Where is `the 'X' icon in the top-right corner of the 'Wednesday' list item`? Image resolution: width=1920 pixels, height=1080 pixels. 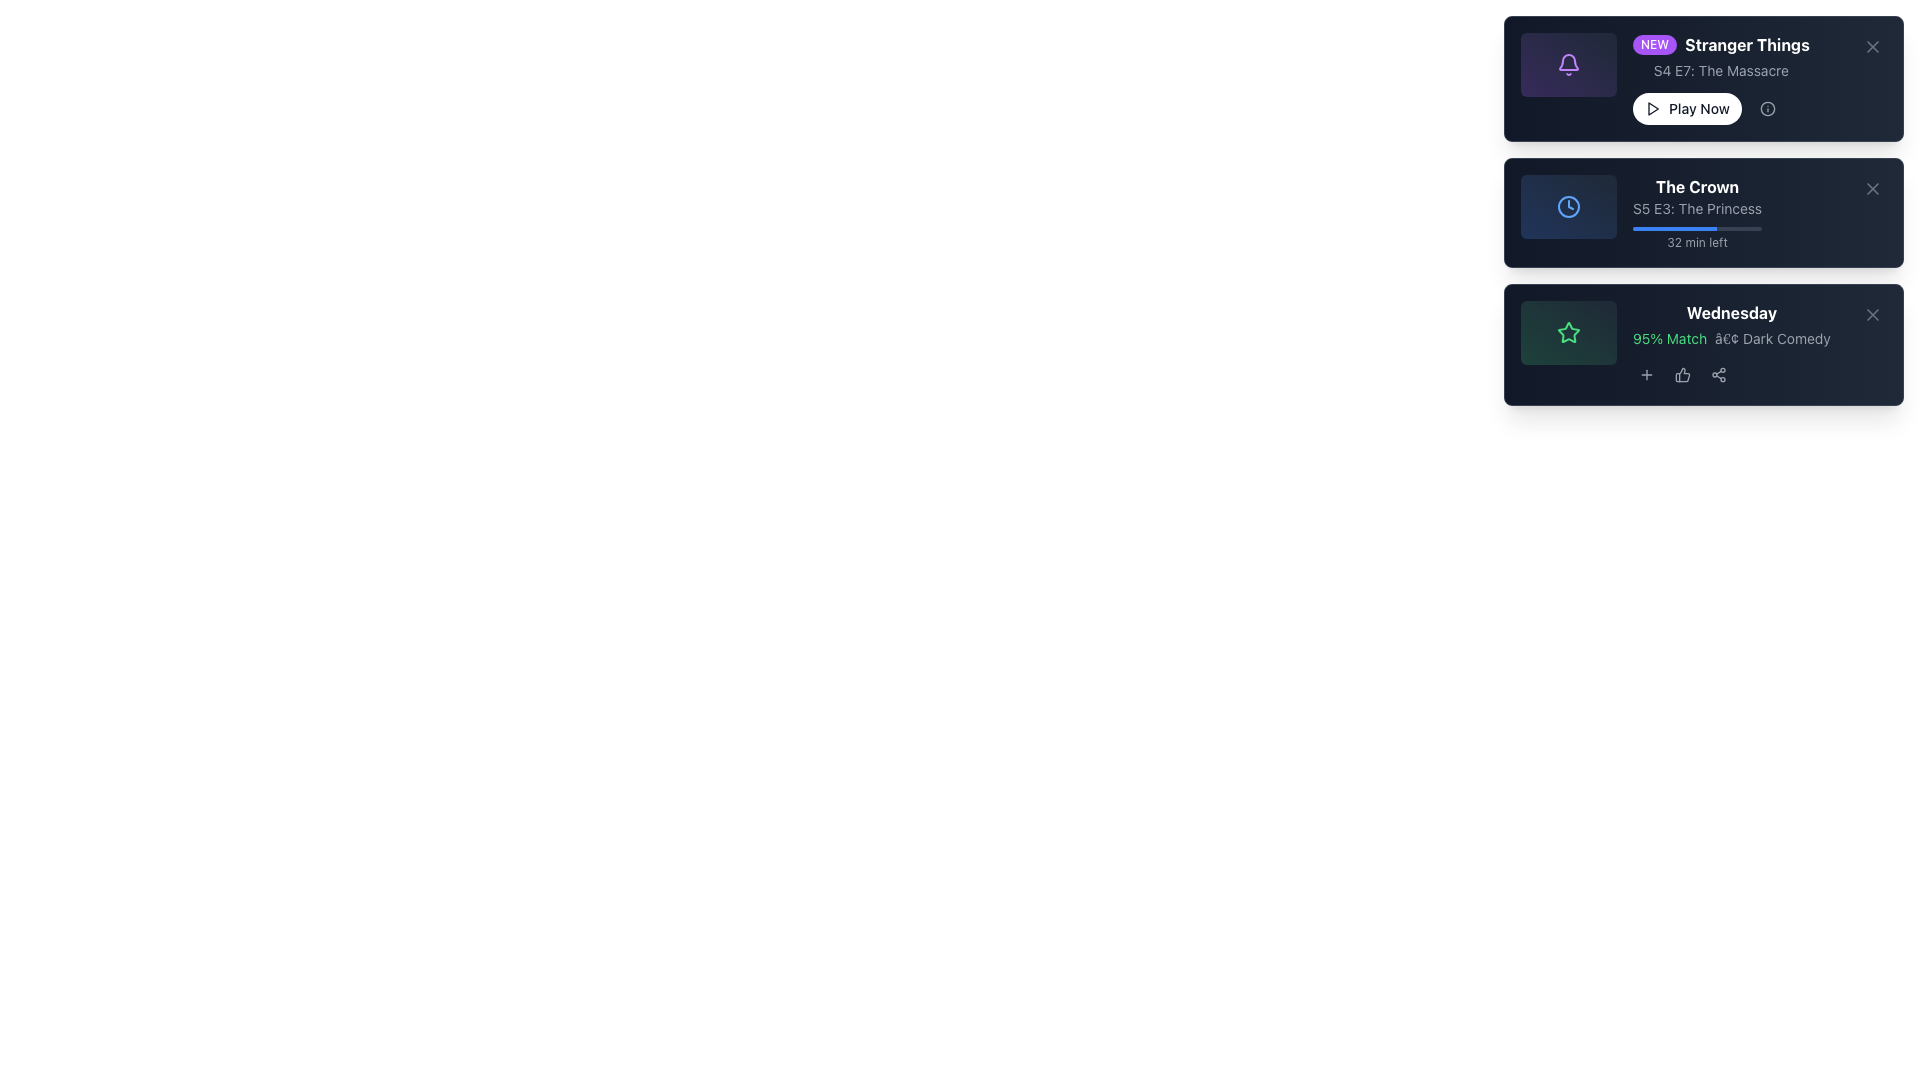
the 'X' icon in the top-right corner of the 'Wednesday' list item is located at coordinates (1871, 315).